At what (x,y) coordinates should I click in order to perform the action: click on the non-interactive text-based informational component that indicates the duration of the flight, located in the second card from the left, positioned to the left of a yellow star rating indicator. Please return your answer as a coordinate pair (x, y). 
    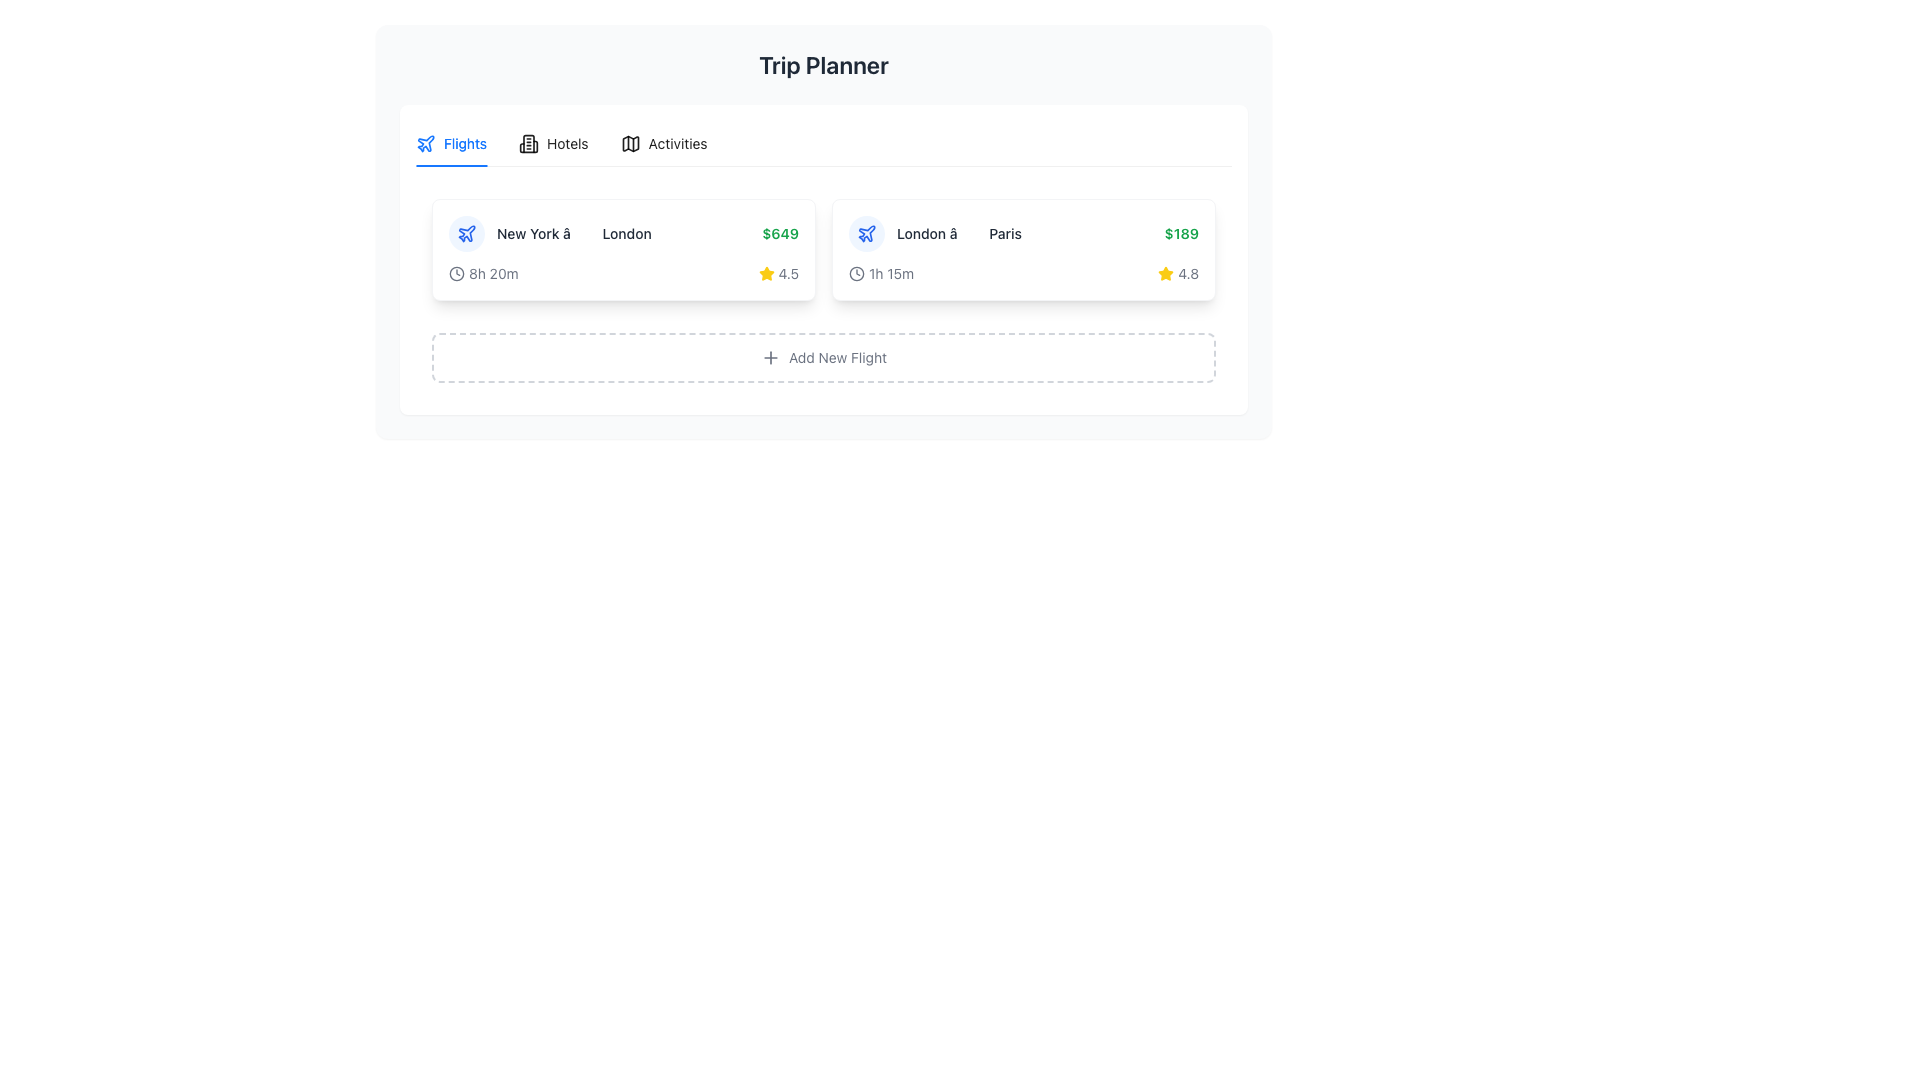
    Looking at the image, I should click on (880, 273).